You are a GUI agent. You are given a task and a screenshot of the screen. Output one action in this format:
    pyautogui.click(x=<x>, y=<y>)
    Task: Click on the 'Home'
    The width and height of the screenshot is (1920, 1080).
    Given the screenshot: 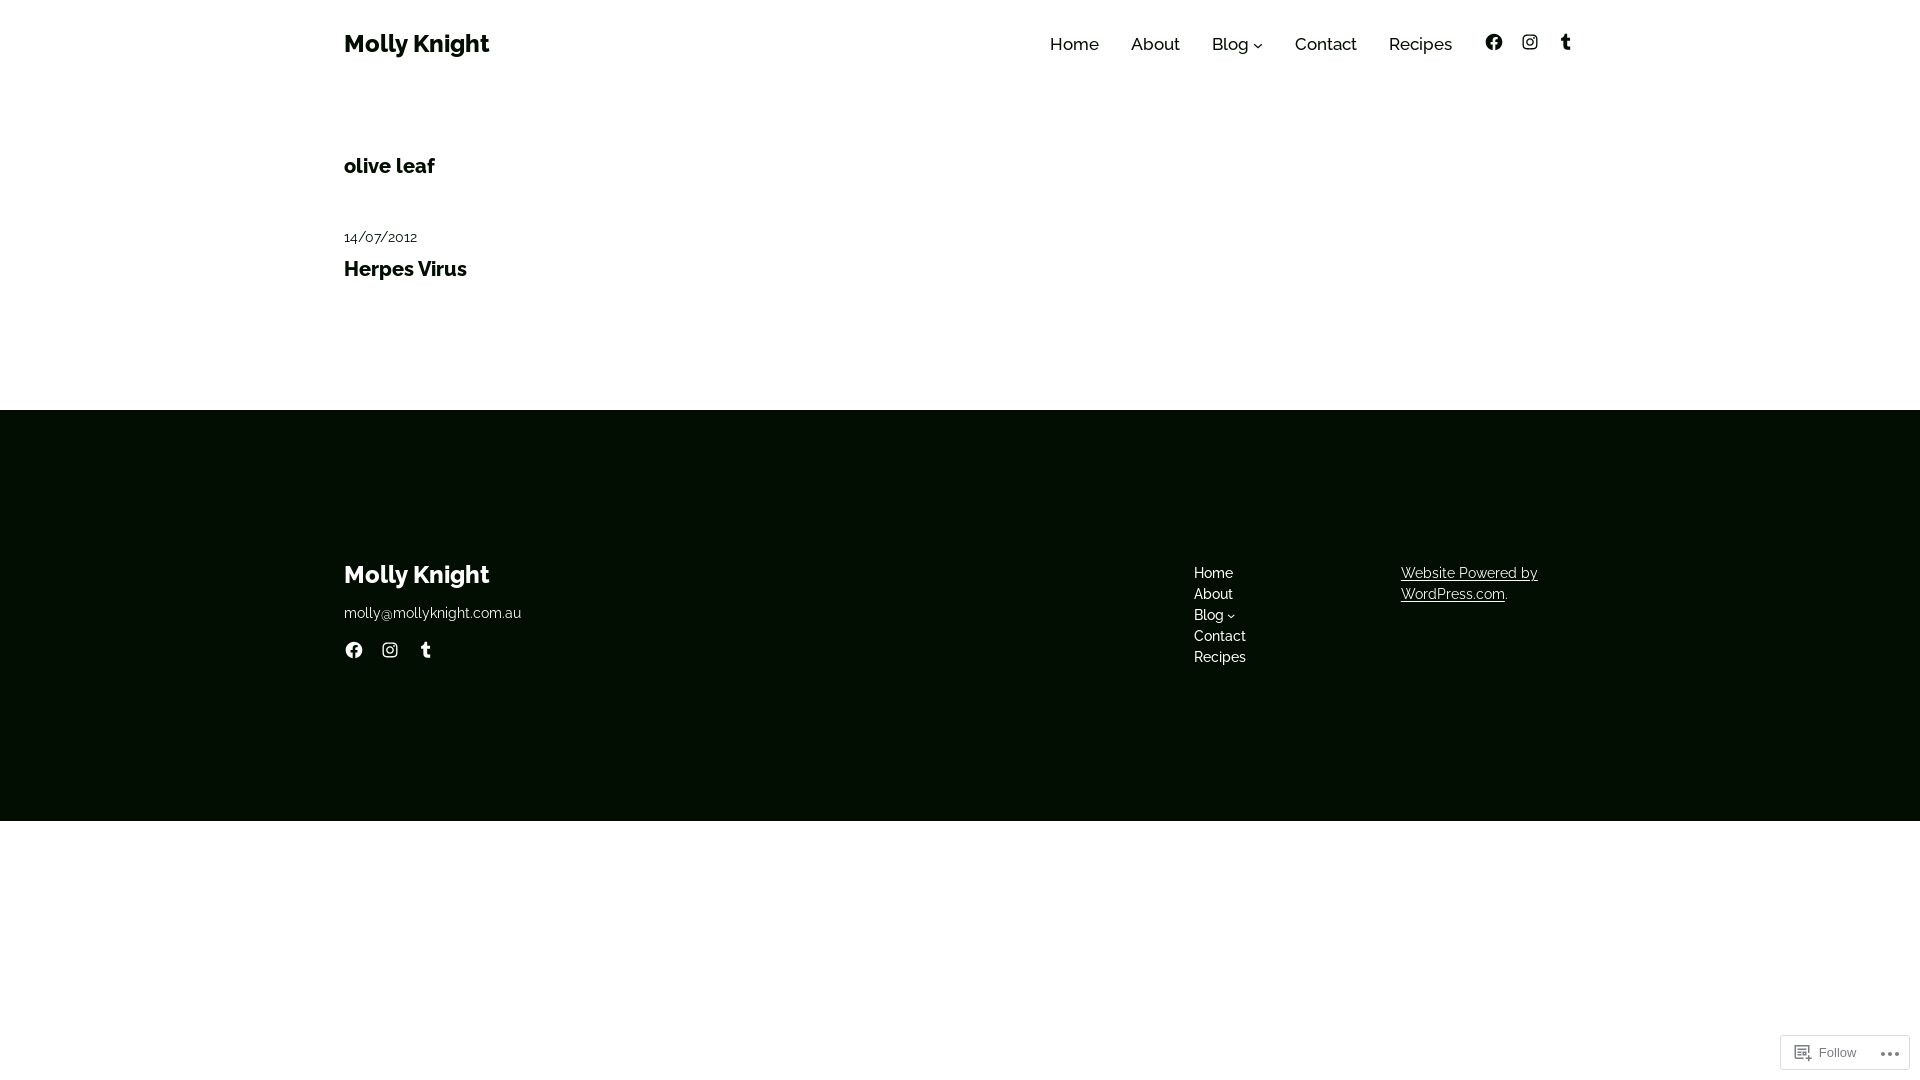 What is the action you would take?
    pyautogui.click(x=1212, y=573)
    